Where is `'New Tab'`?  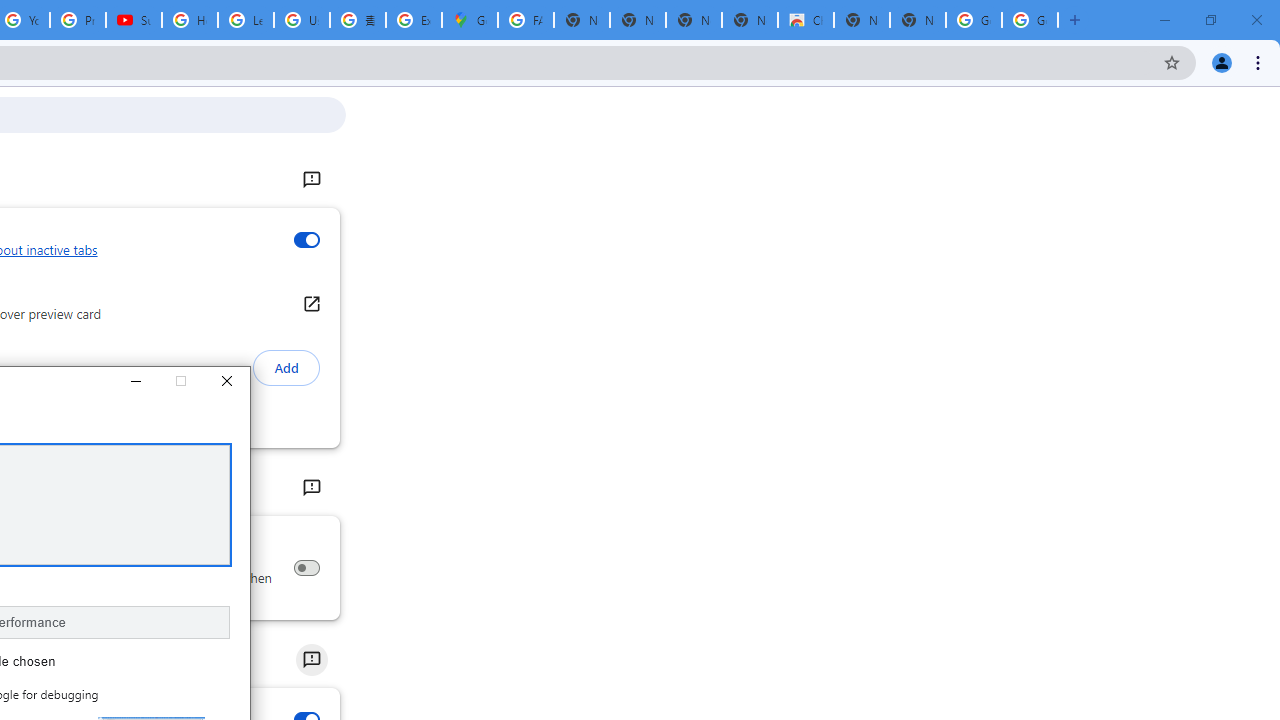 'New Tab' is located at coordinates (916, 20).